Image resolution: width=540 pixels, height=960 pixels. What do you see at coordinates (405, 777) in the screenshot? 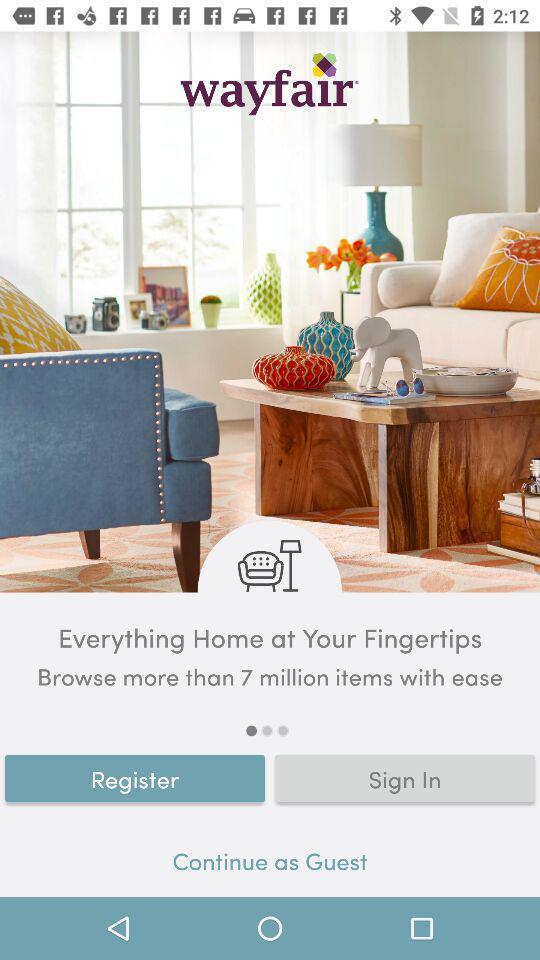
I see `the sign in item` at bounding box center [405, 777].